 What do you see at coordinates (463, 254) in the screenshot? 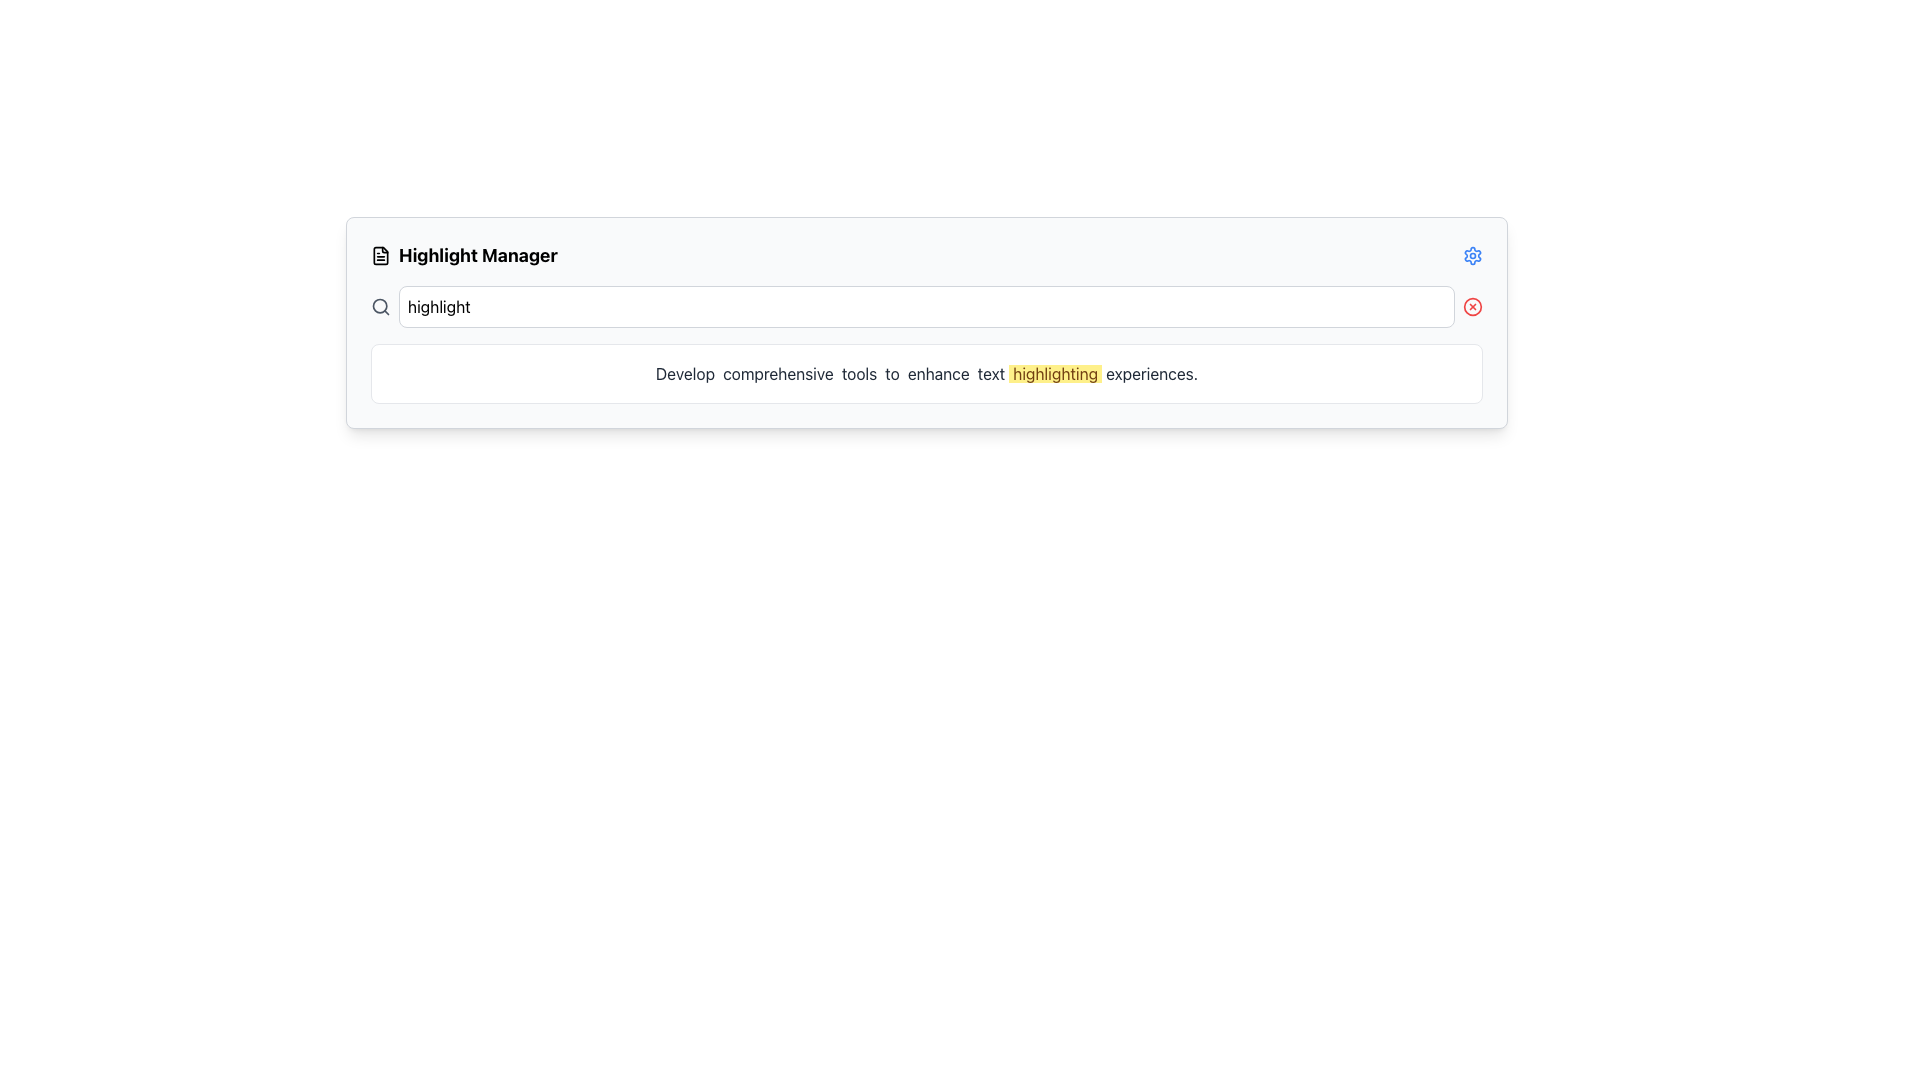
I see `the 'Highlight Manager' header text with the accompanying icon, located at the top left of the interface` at bounding box center [463, 254].